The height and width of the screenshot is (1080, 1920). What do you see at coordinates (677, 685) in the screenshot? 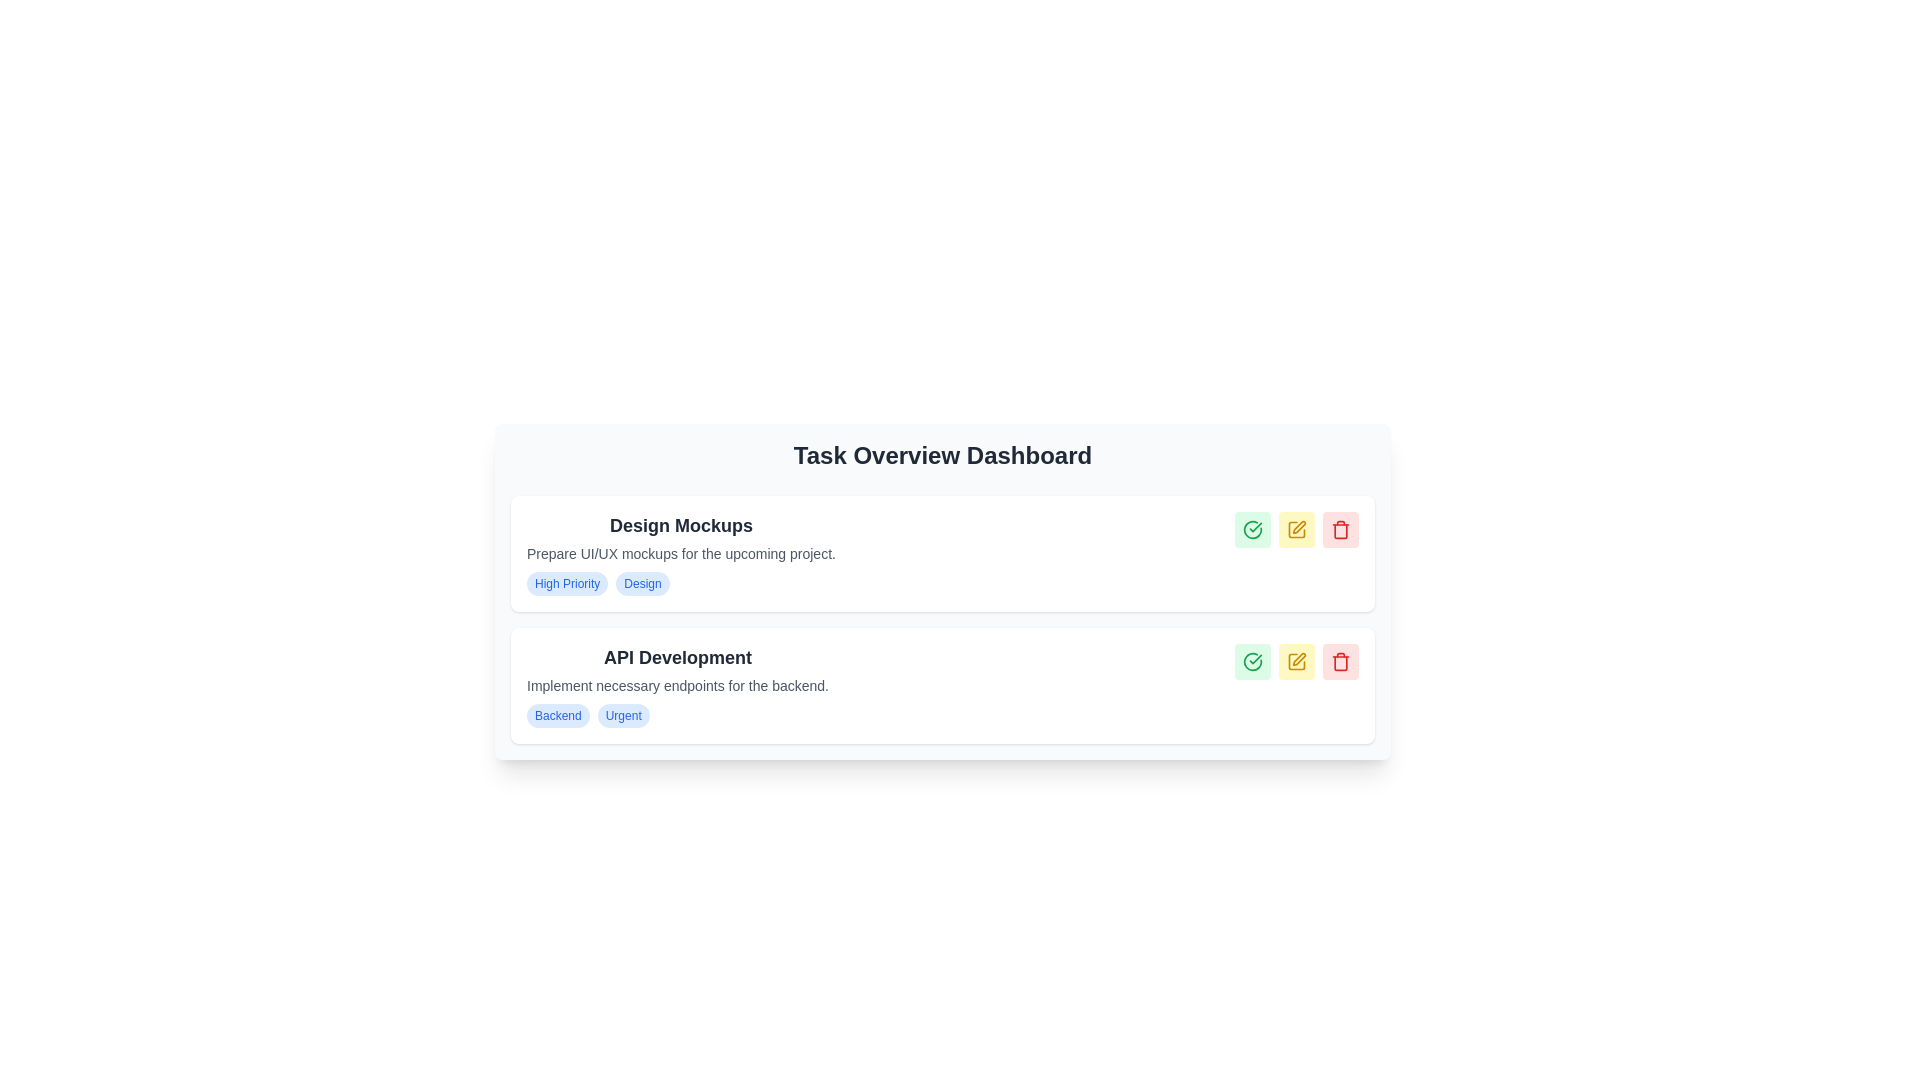
I see `the composite textual information block summarizing a task located in the second task slot below the 'Design Mockups' card on the dashboard` at bounding box center [677, 685].